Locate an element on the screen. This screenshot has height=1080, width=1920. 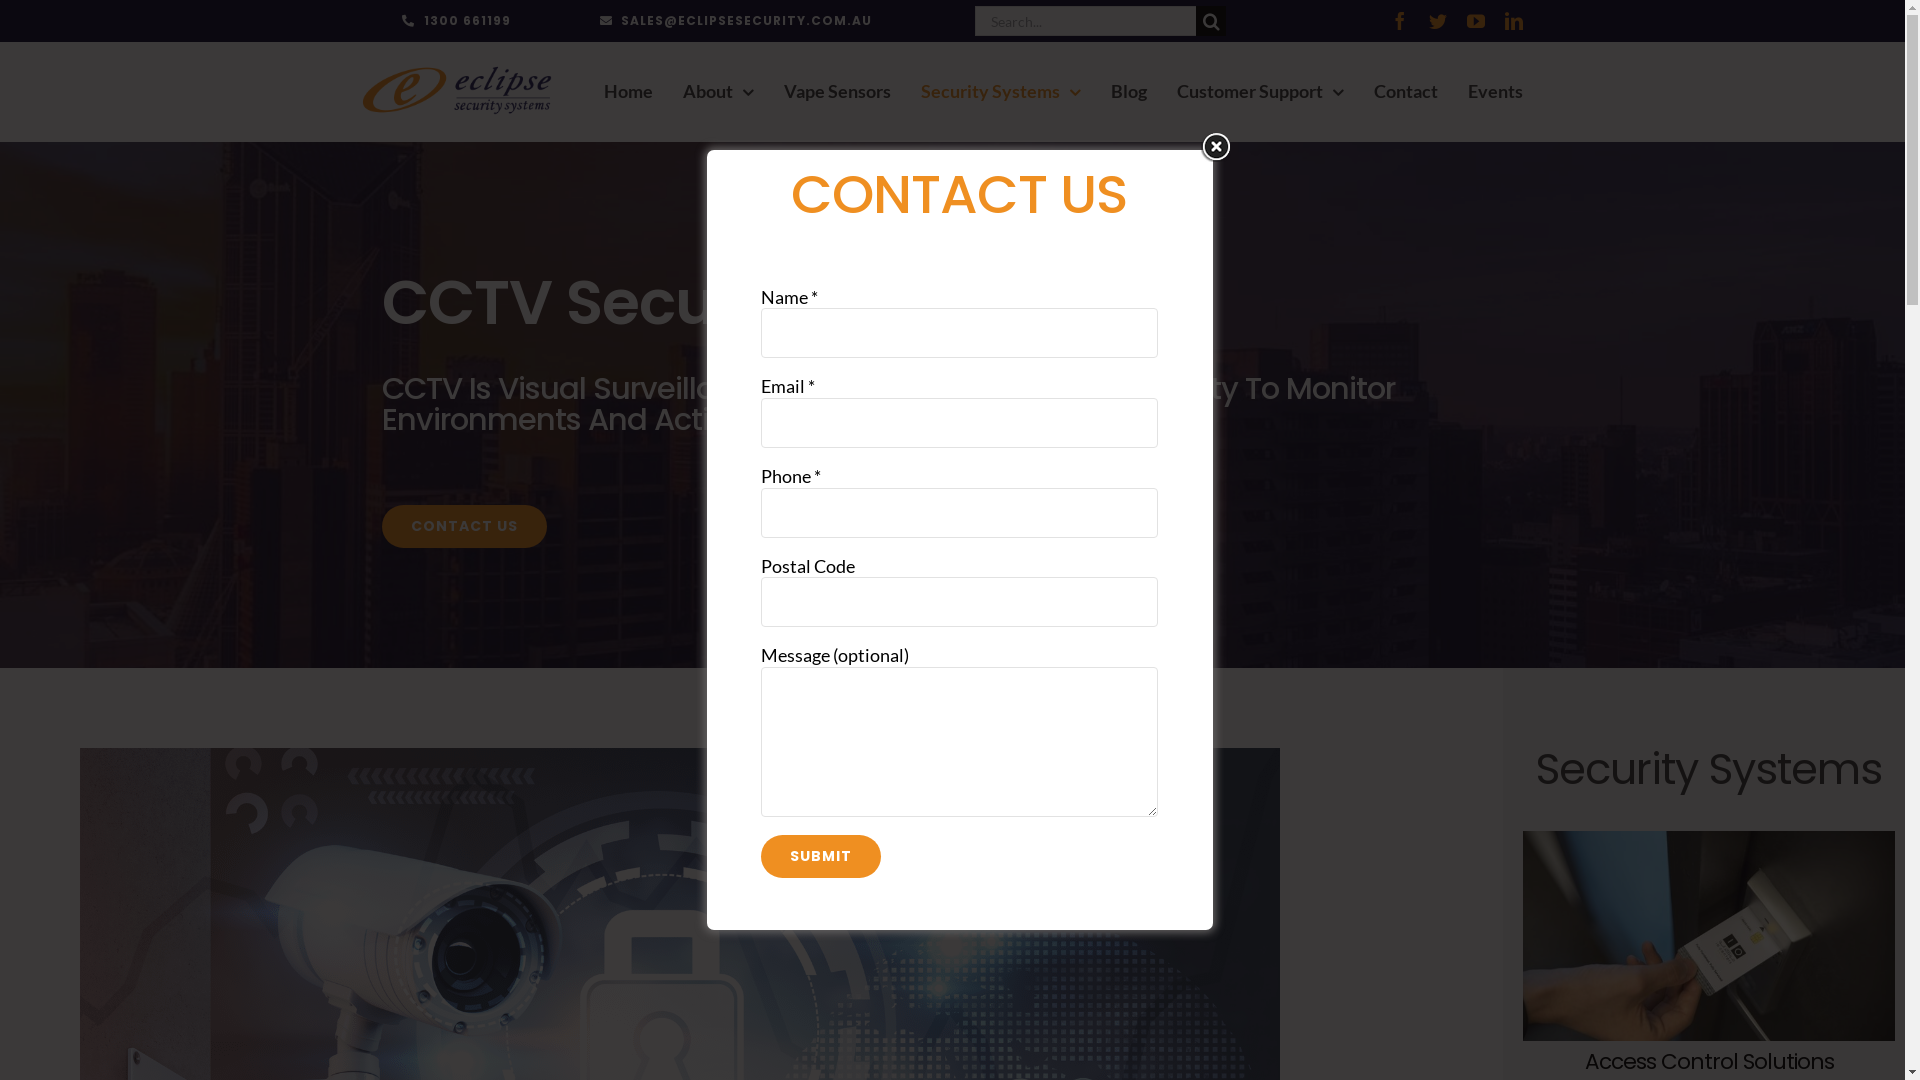
'Submit' is located at coordinates (820, 855).